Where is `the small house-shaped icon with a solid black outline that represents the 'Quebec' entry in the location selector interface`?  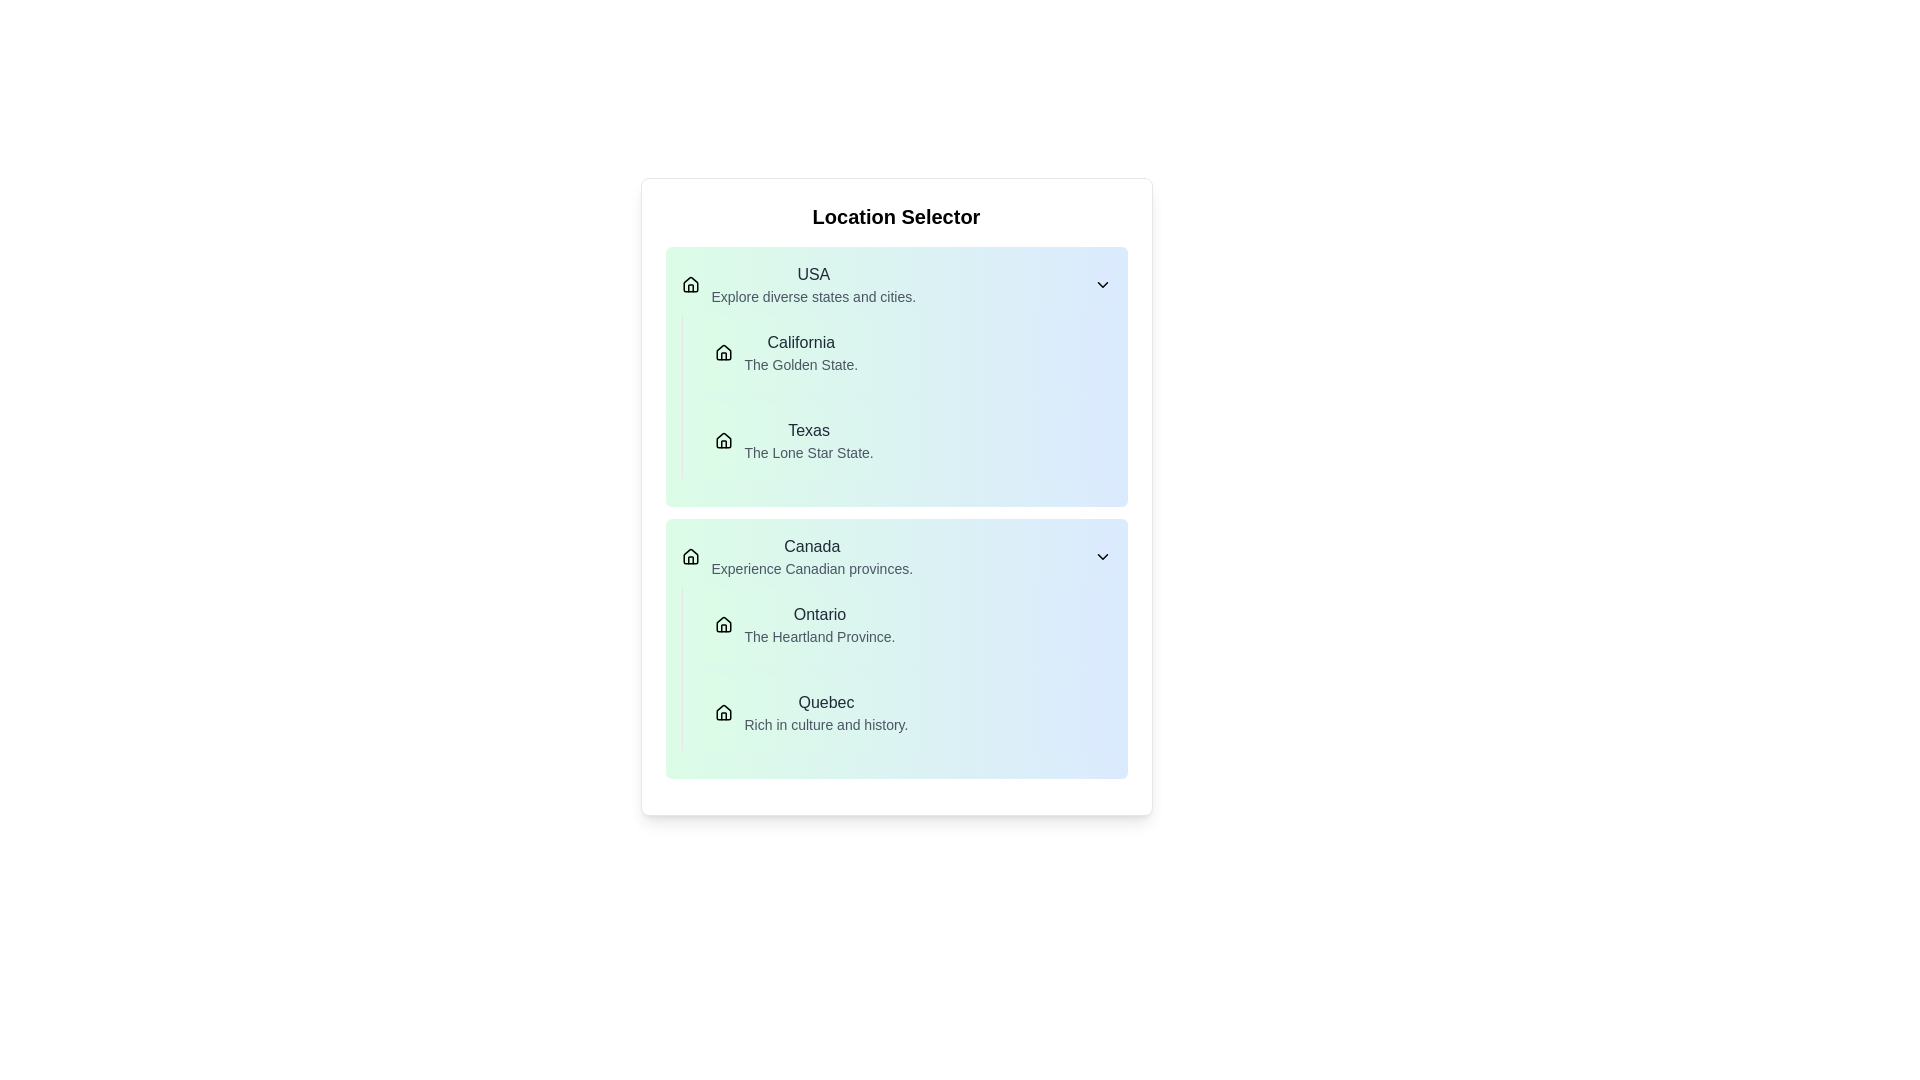
the small house-shaped icon with a solid black outline that represents the 'Quebec' entry in the location selector interface is located at coordinates (722, 712).